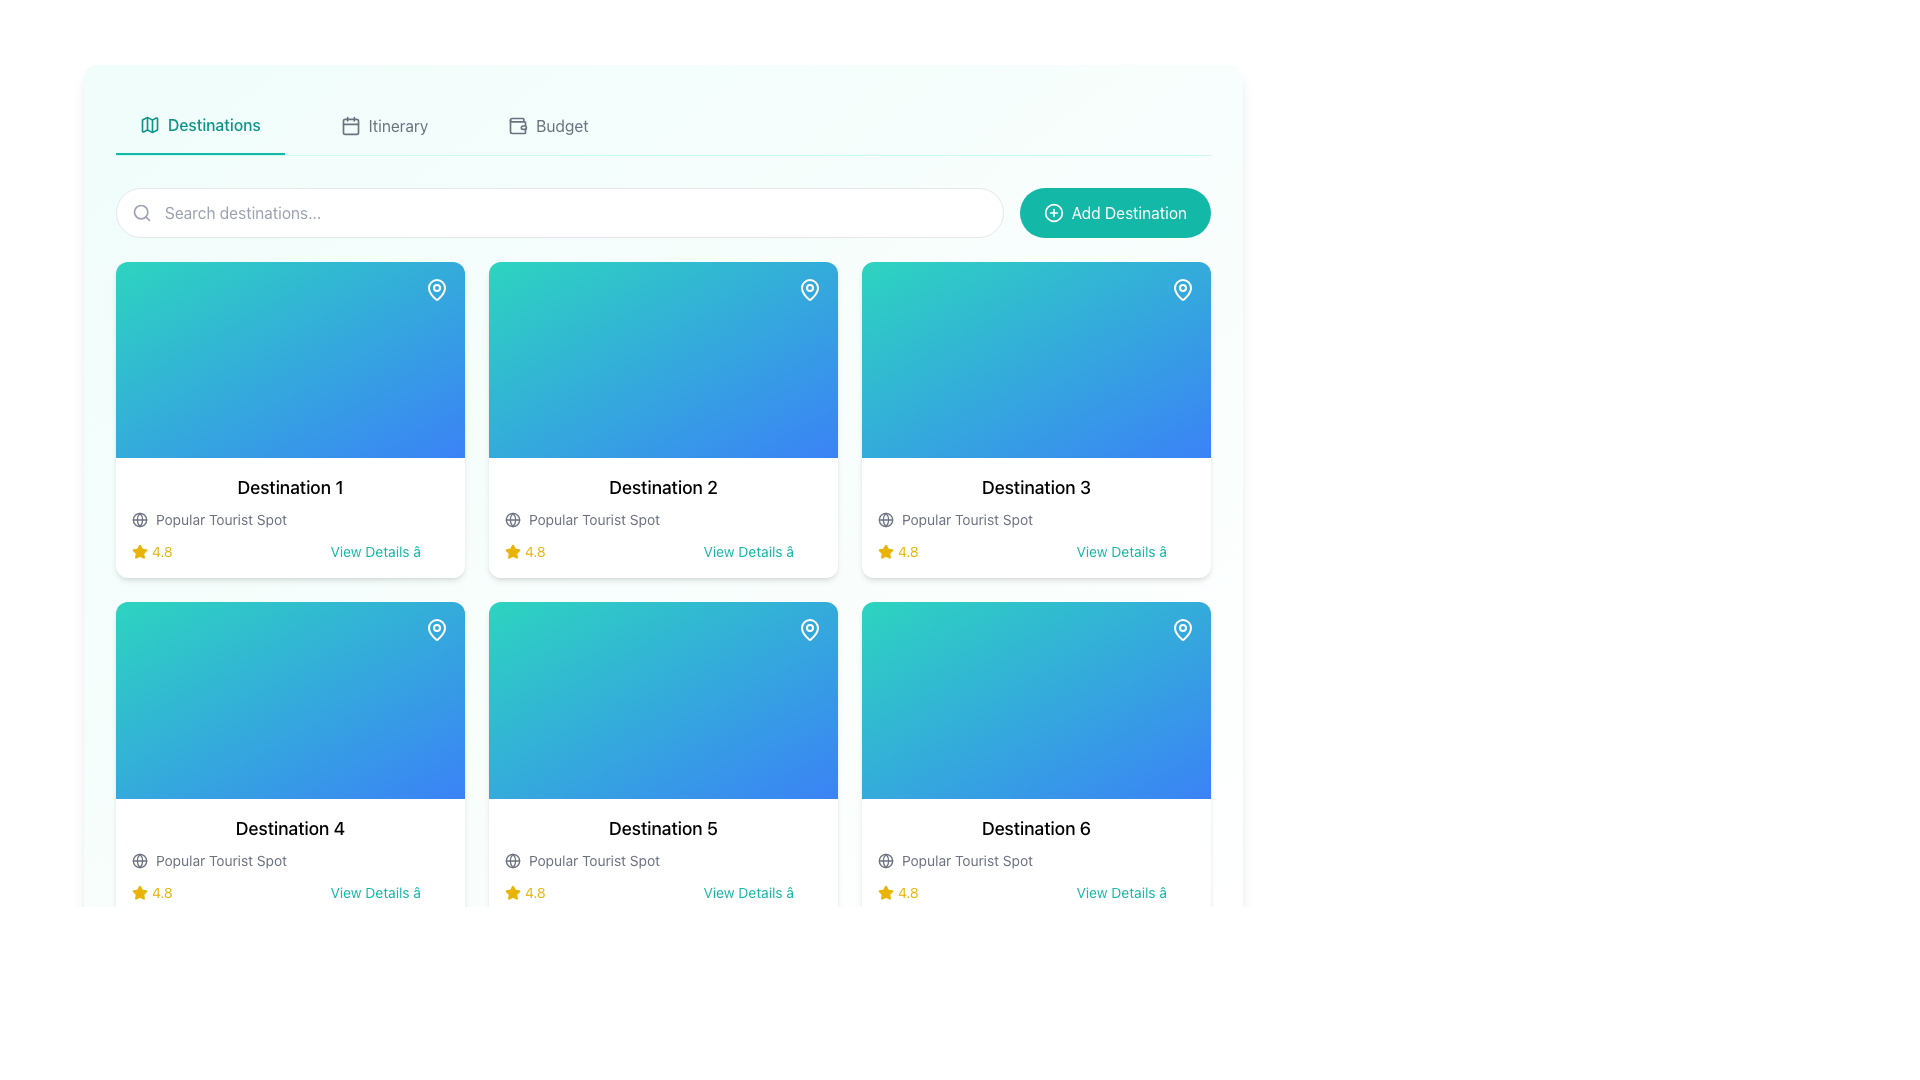 The width and height of the screenshot is (1920, 1080). I want to click on the 'Destination 5' text label, which is prominently displayed in a card-like component in the second row of a grid layout, so click(663, 828).